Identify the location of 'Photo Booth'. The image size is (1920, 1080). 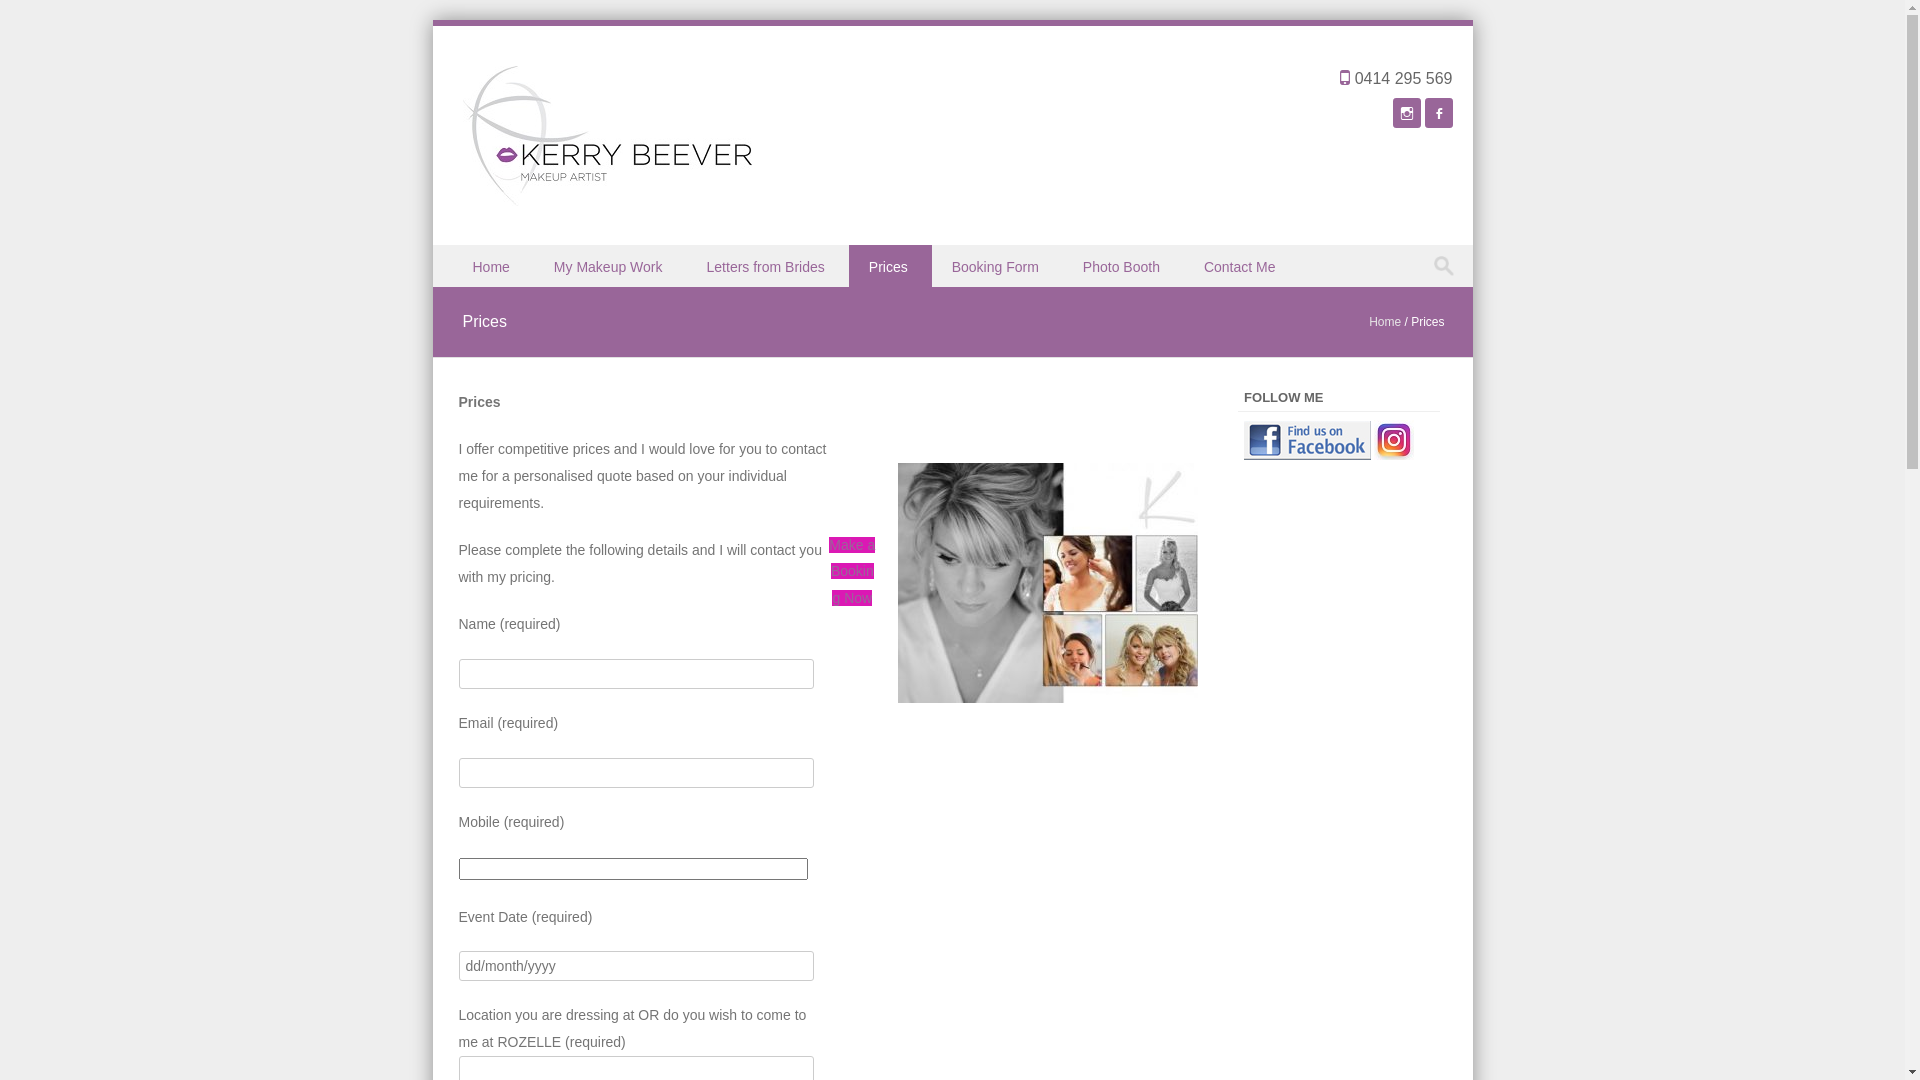
(1123, 265).